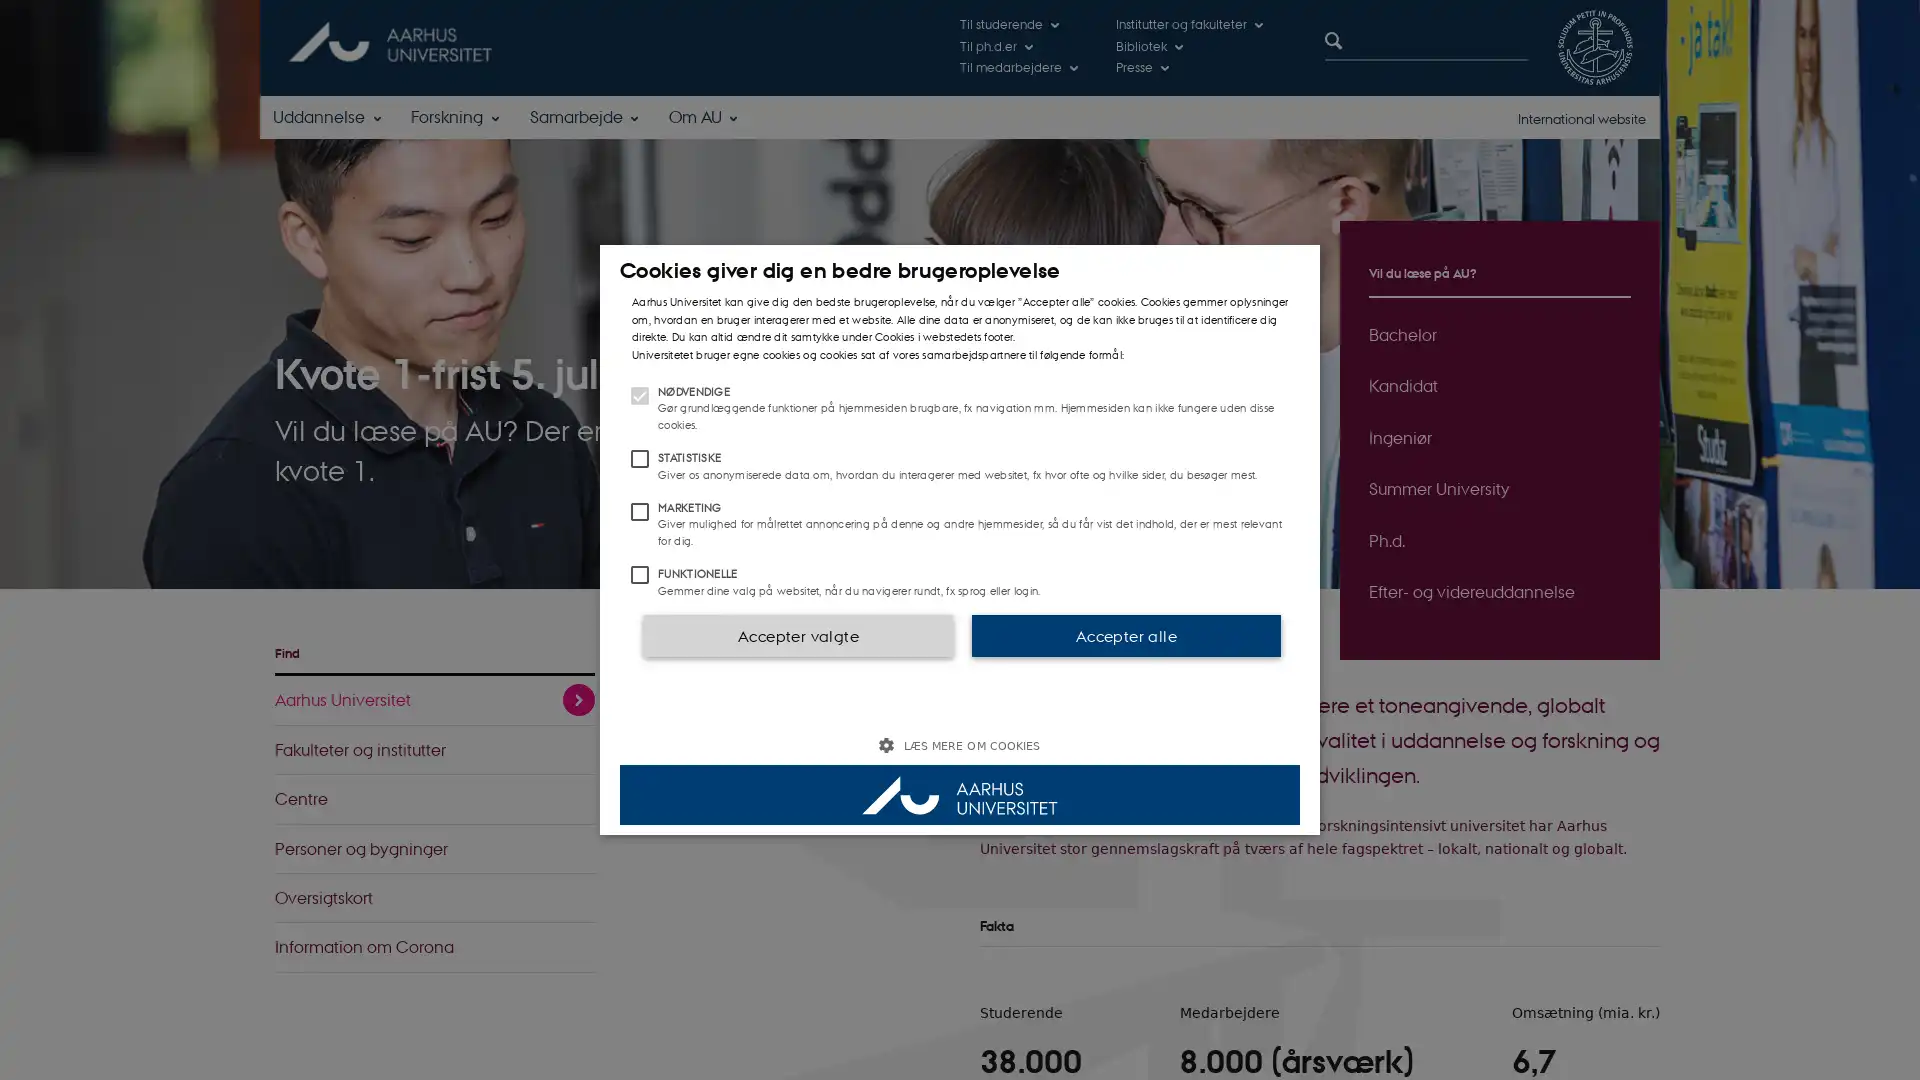 This screenshot has height=1080, width=1920. Describe the element at coordinates (434, 749) in the screenshot. I see `Fakulteter og institutter` at that location.